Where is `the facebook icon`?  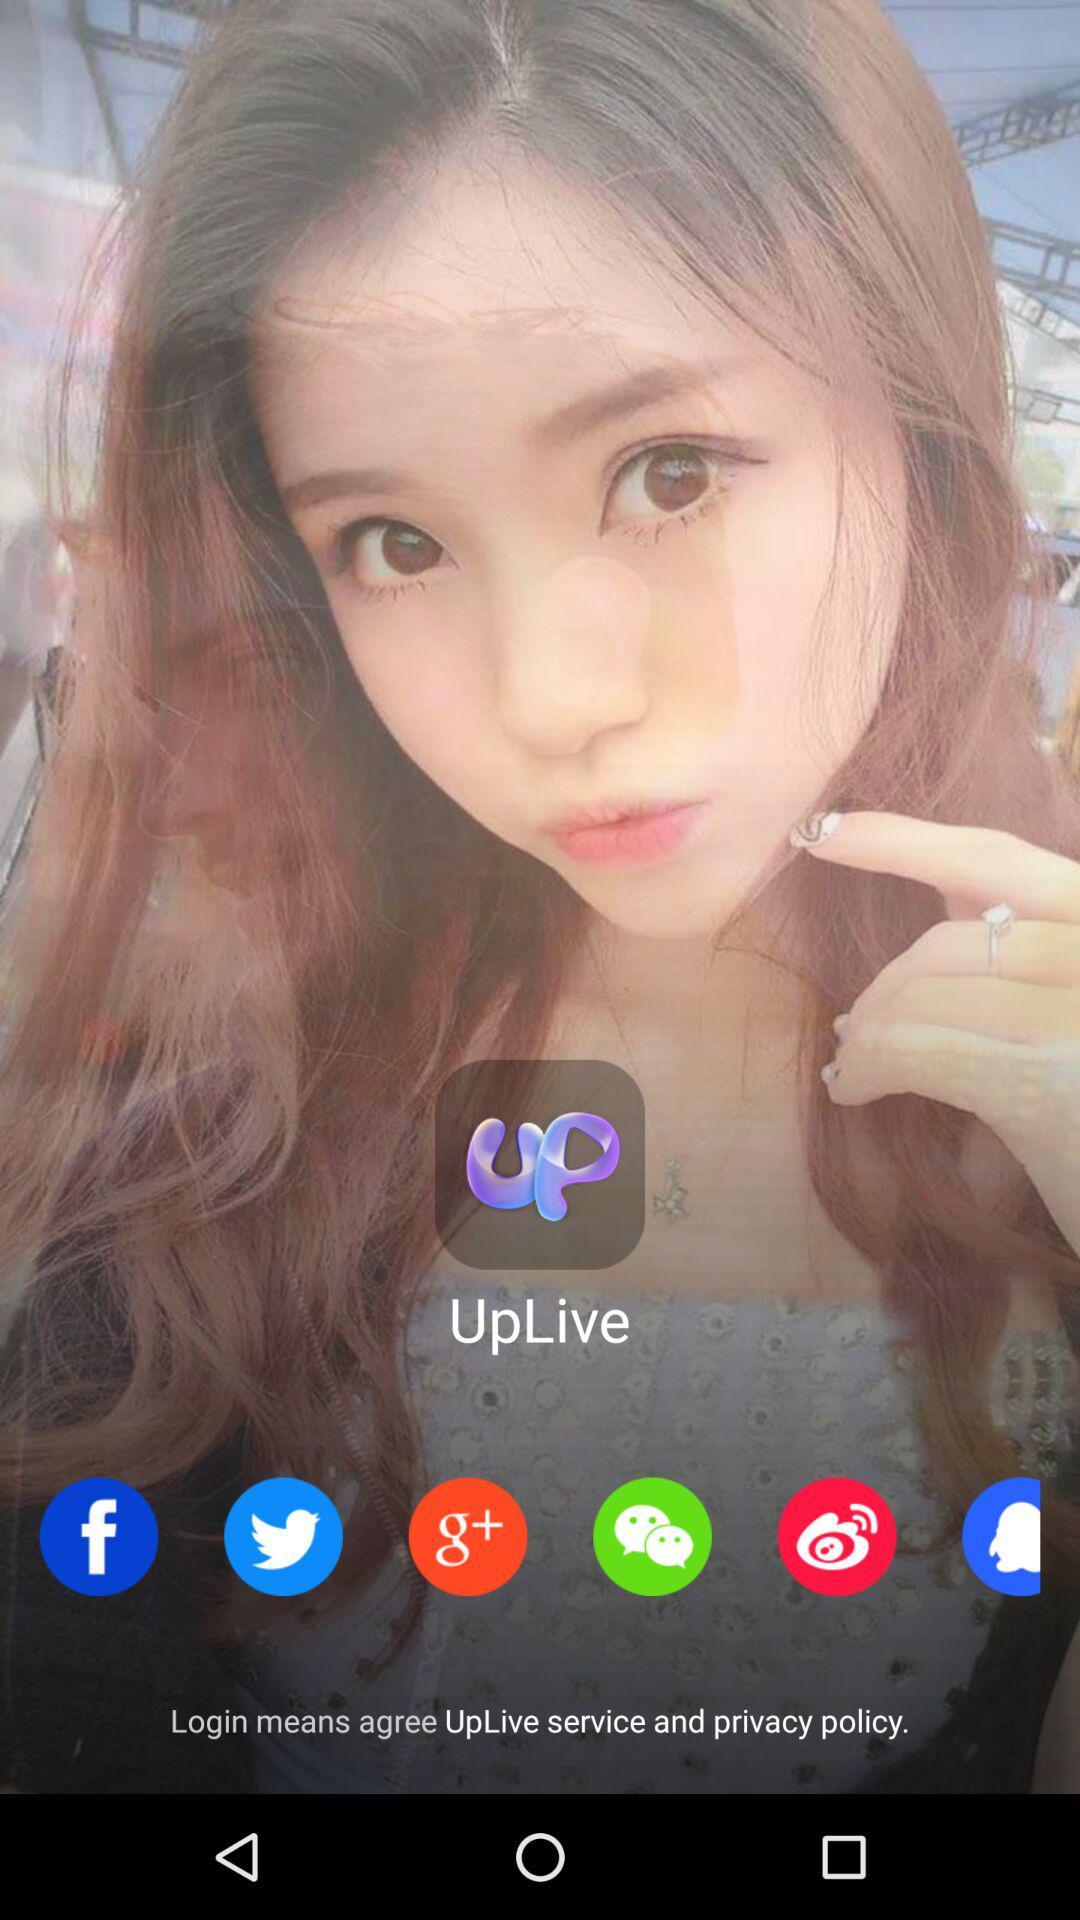 the facebook icon is located at coordinates (99, 1535).